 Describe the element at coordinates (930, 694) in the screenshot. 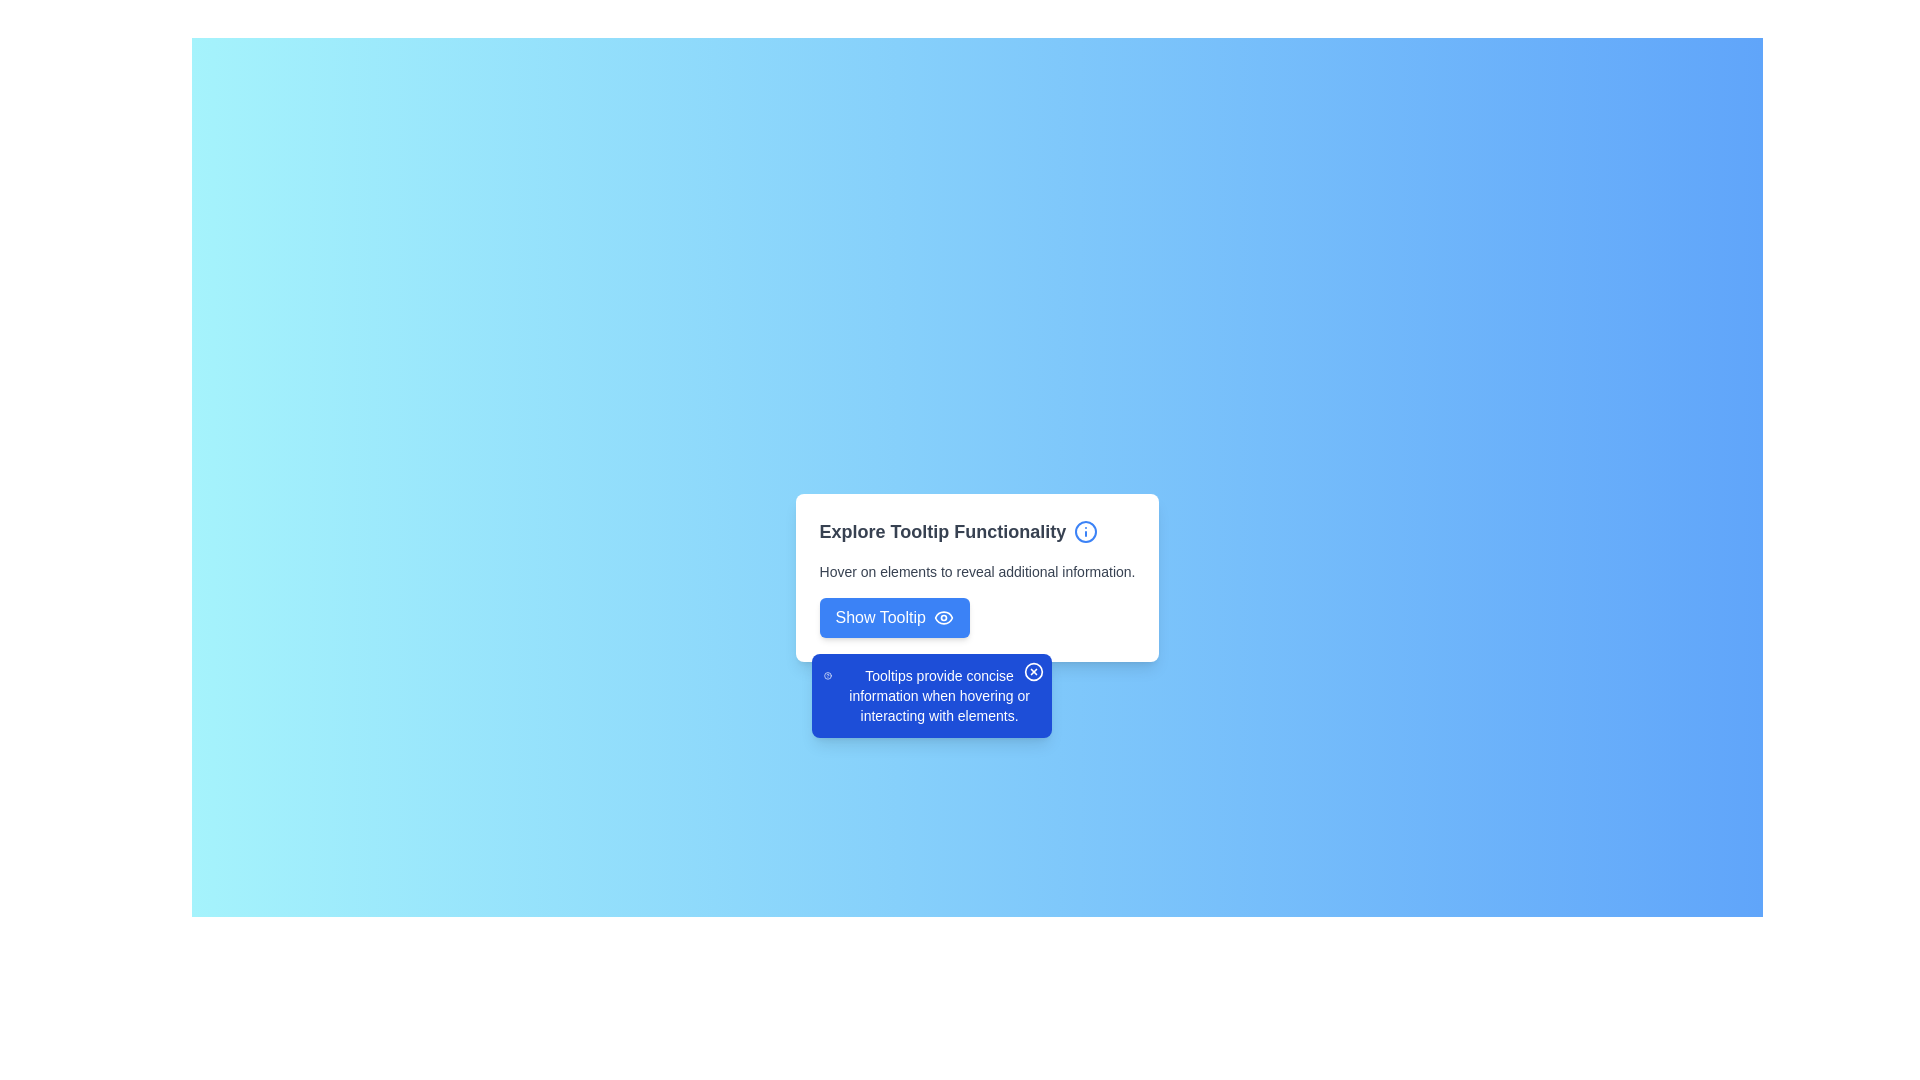

I see `explanatory text label located at the center of the tooltip, below the help icon in the tooltip-section` at that location.